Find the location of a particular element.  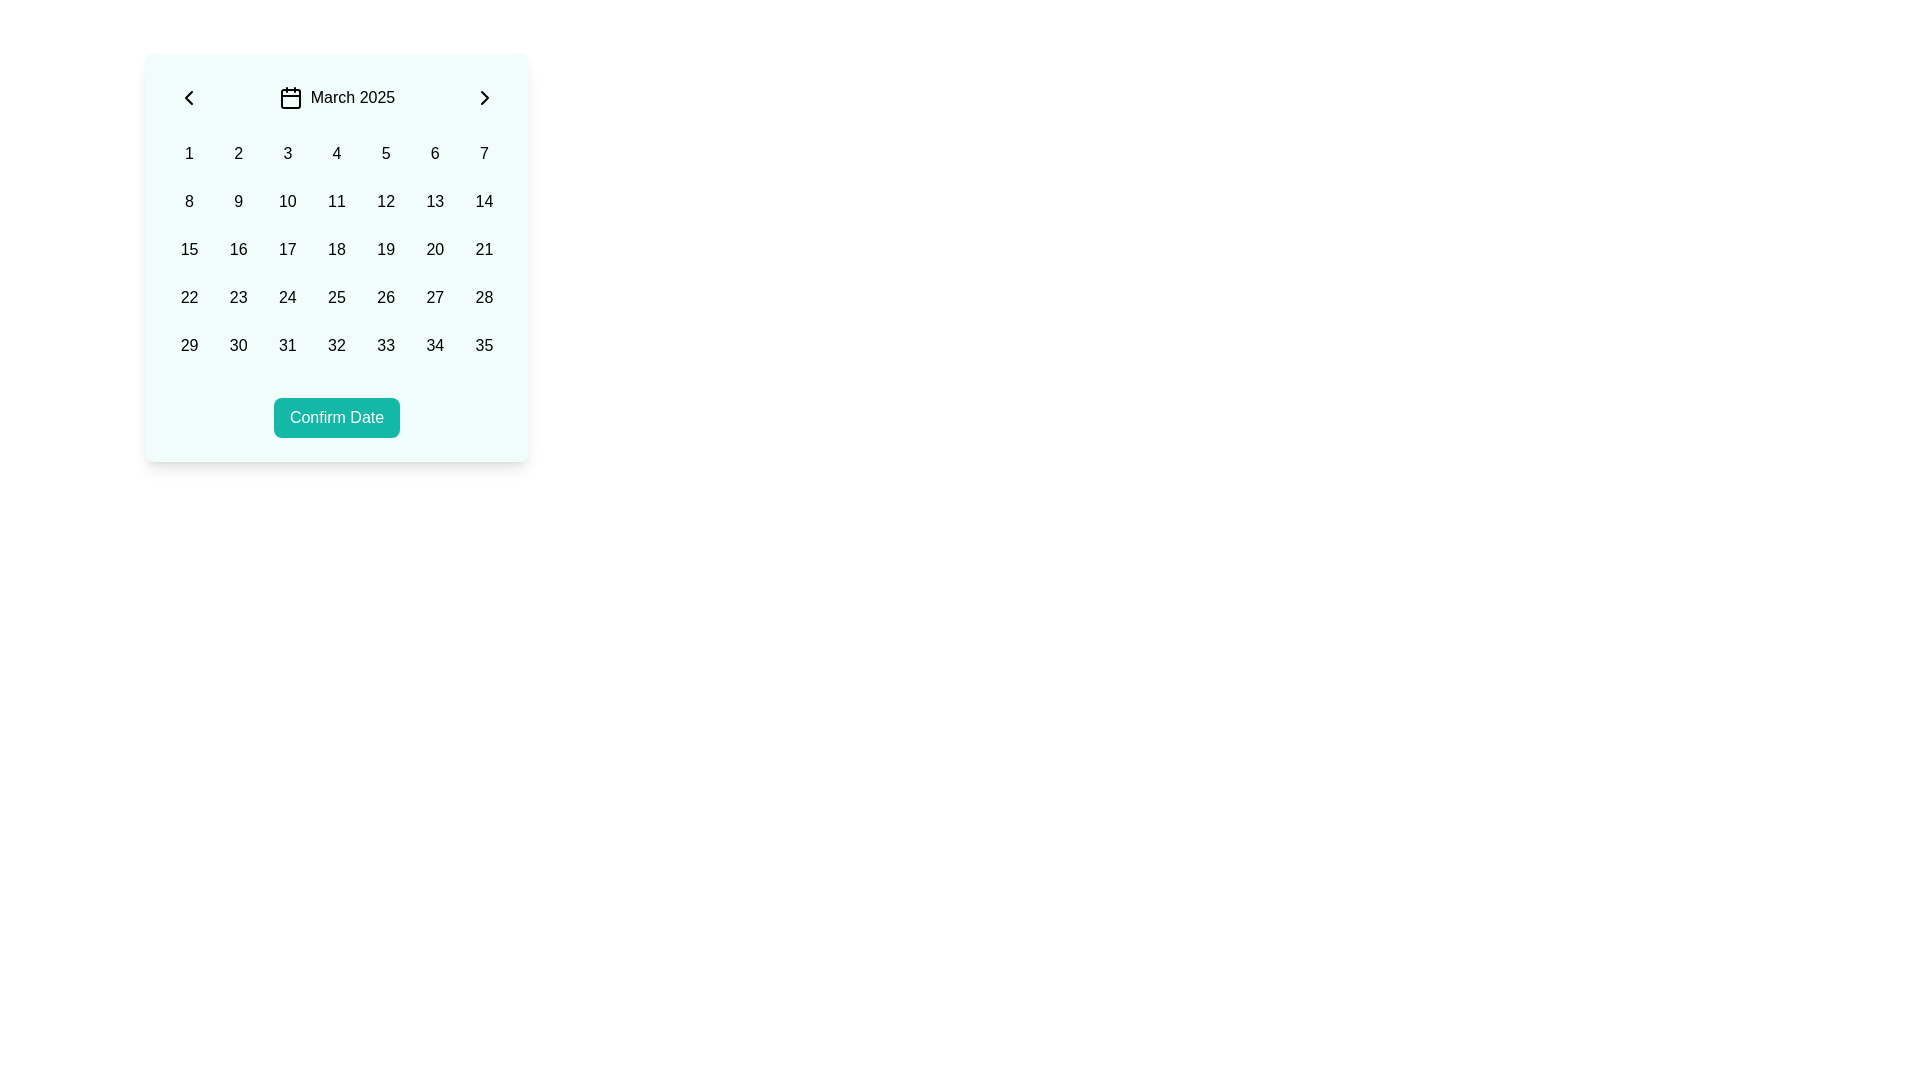

the rounded rectangular button displaying the number '1' in bold black font, which is the first button in the top row of a calendar or date picker interface is located at coordinates (189, 153).